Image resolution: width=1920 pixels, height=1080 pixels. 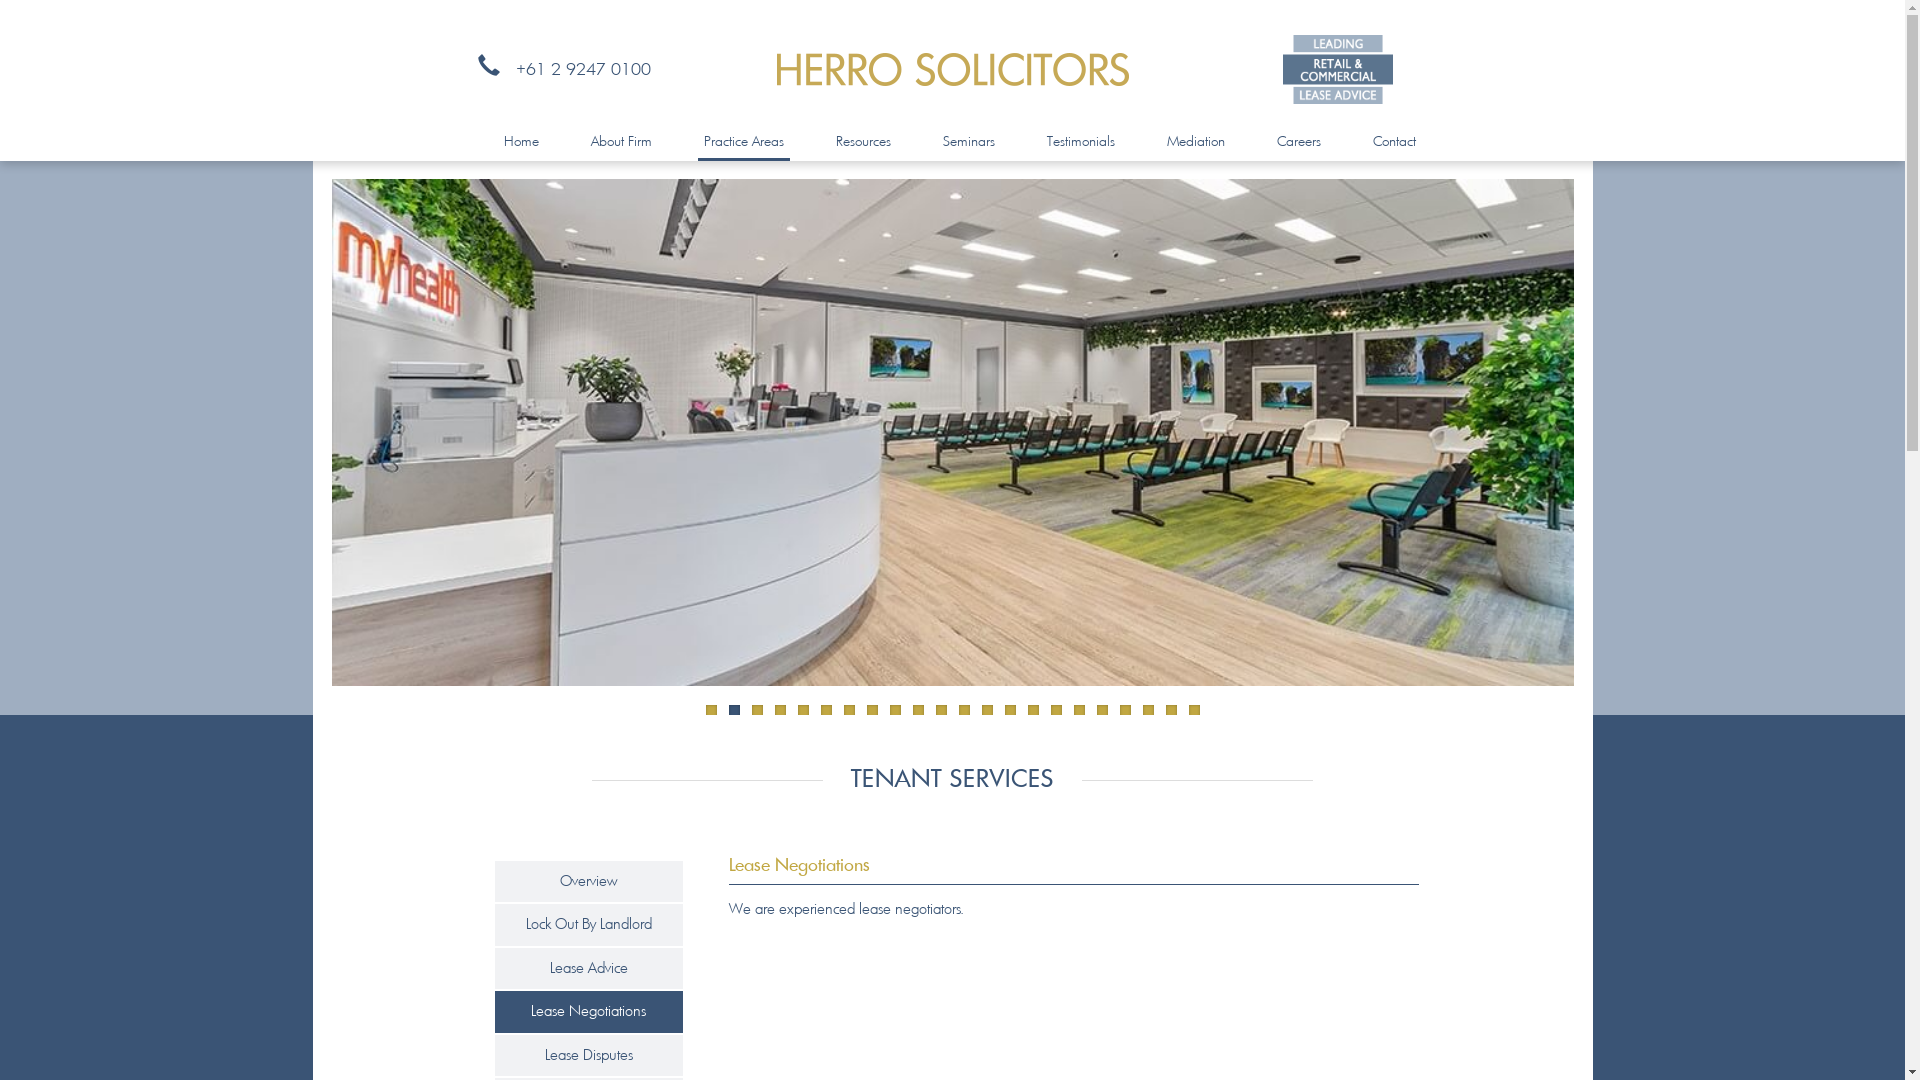 What do you see at coordinates (743, 141) in the screenshot?
I see `'Practice Areas'` at bounding box center [743, 141].